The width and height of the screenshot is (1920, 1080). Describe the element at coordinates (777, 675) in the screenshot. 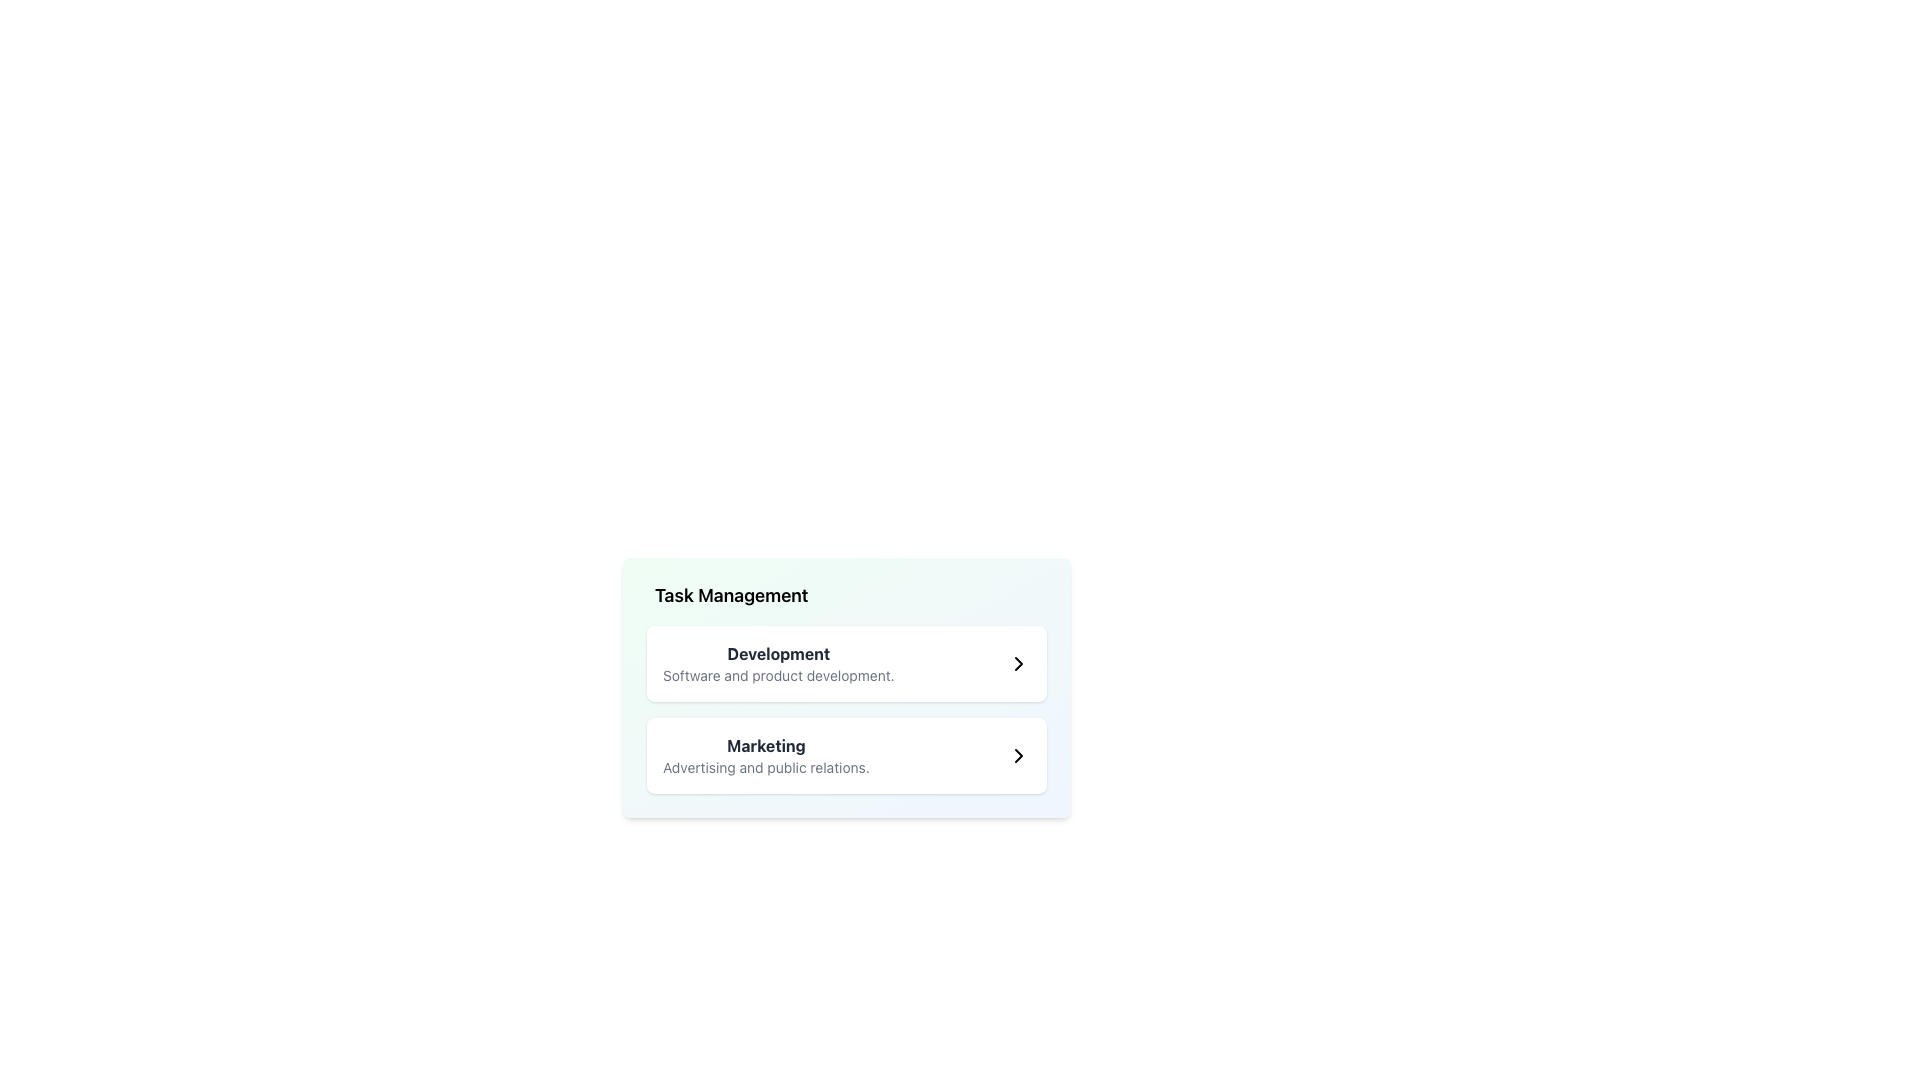

I see `the static text label providing a description of the 'Development' category, located centrally underneath the bold 'Development' heading` at that location.